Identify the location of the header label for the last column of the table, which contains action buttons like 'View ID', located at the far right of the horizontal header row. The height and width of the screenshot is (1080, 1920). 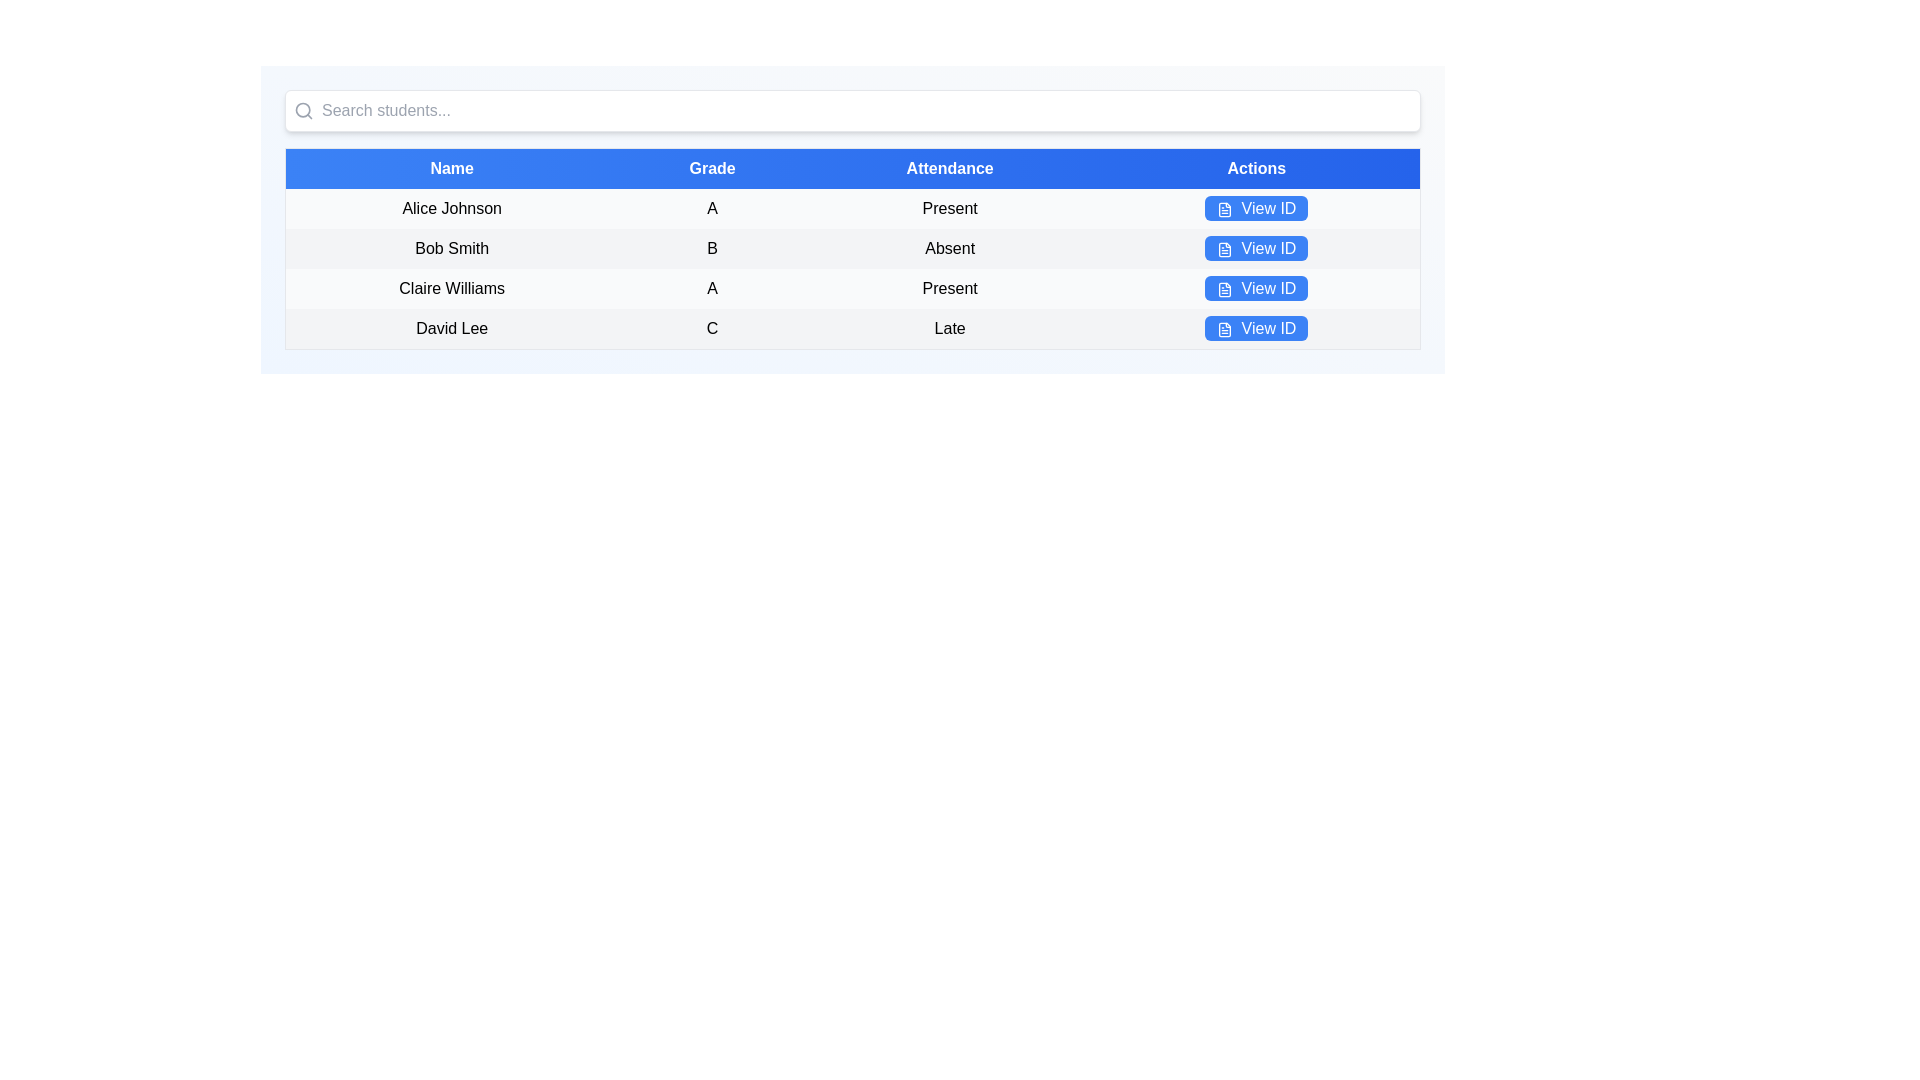
(1256, 167).